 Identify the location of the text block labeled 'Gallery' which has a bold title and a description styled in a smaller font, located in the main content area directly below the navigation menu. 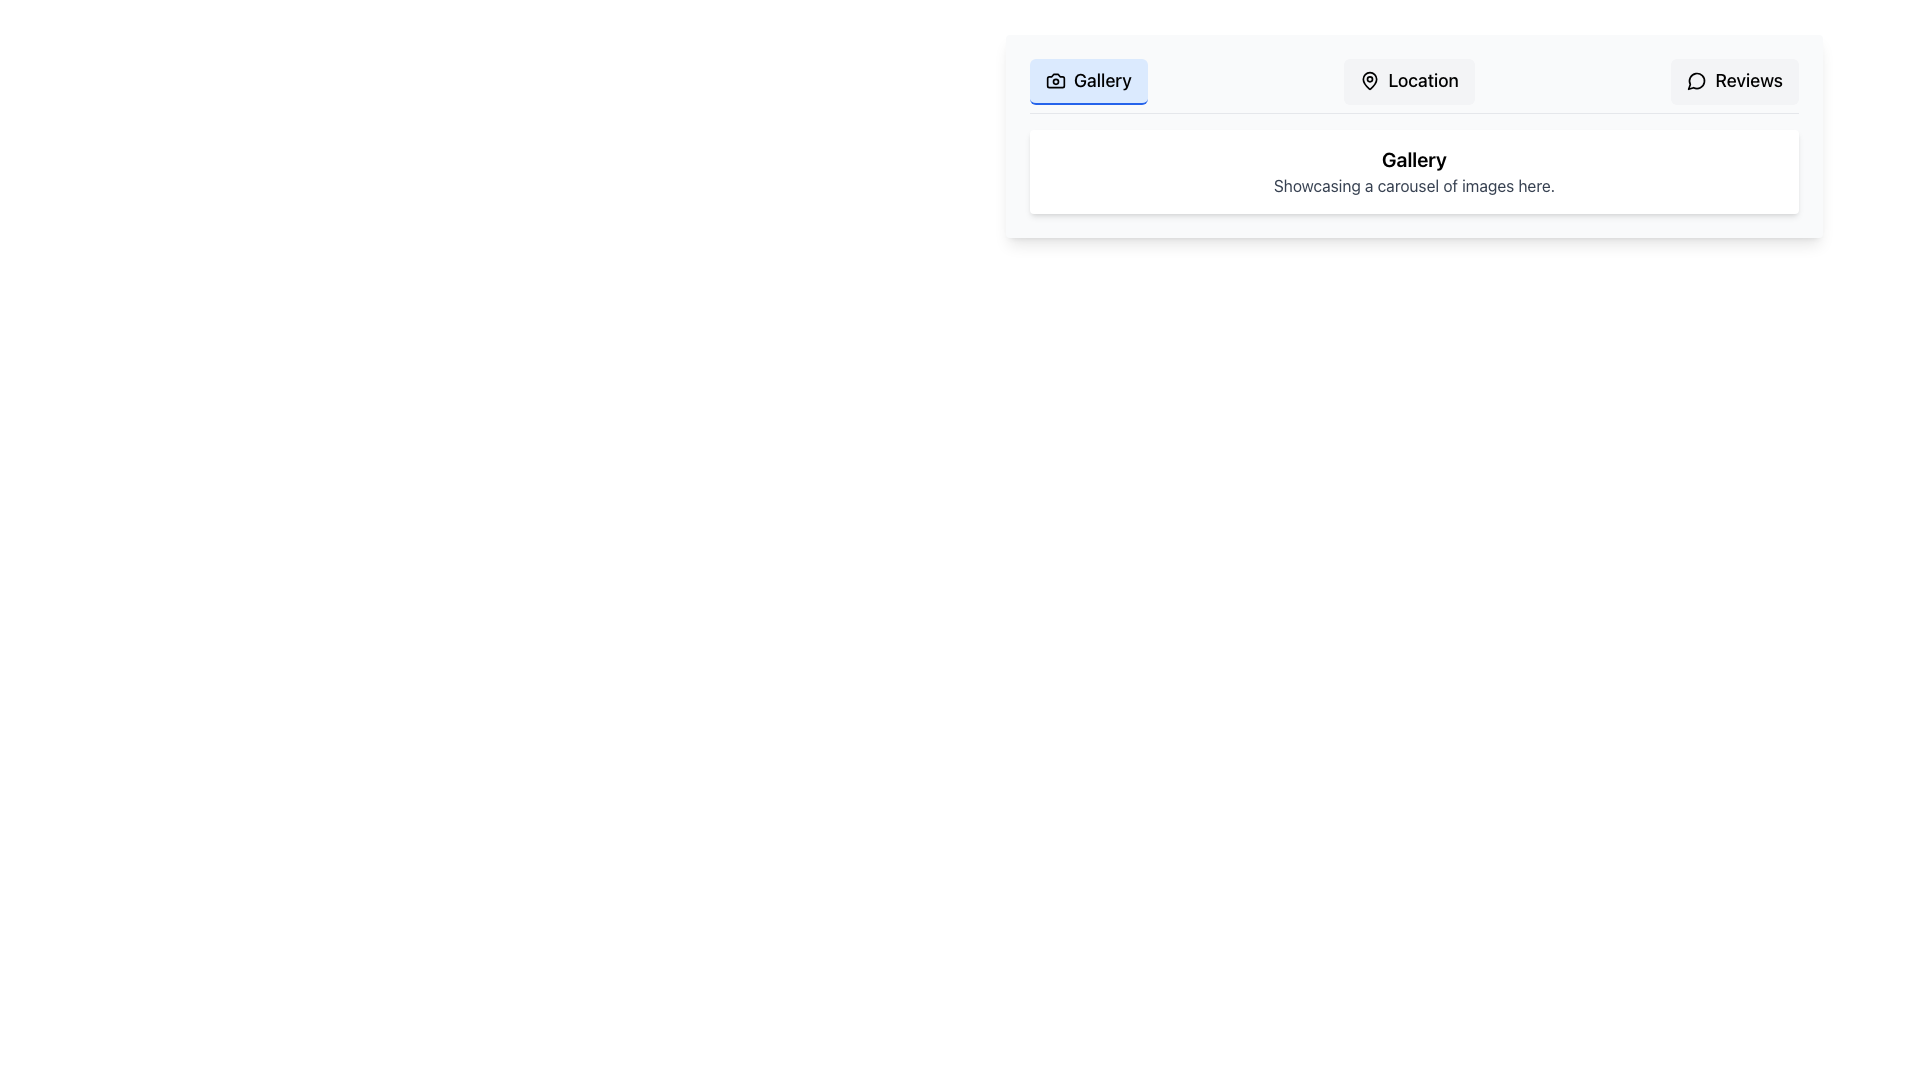
(1413, 171).